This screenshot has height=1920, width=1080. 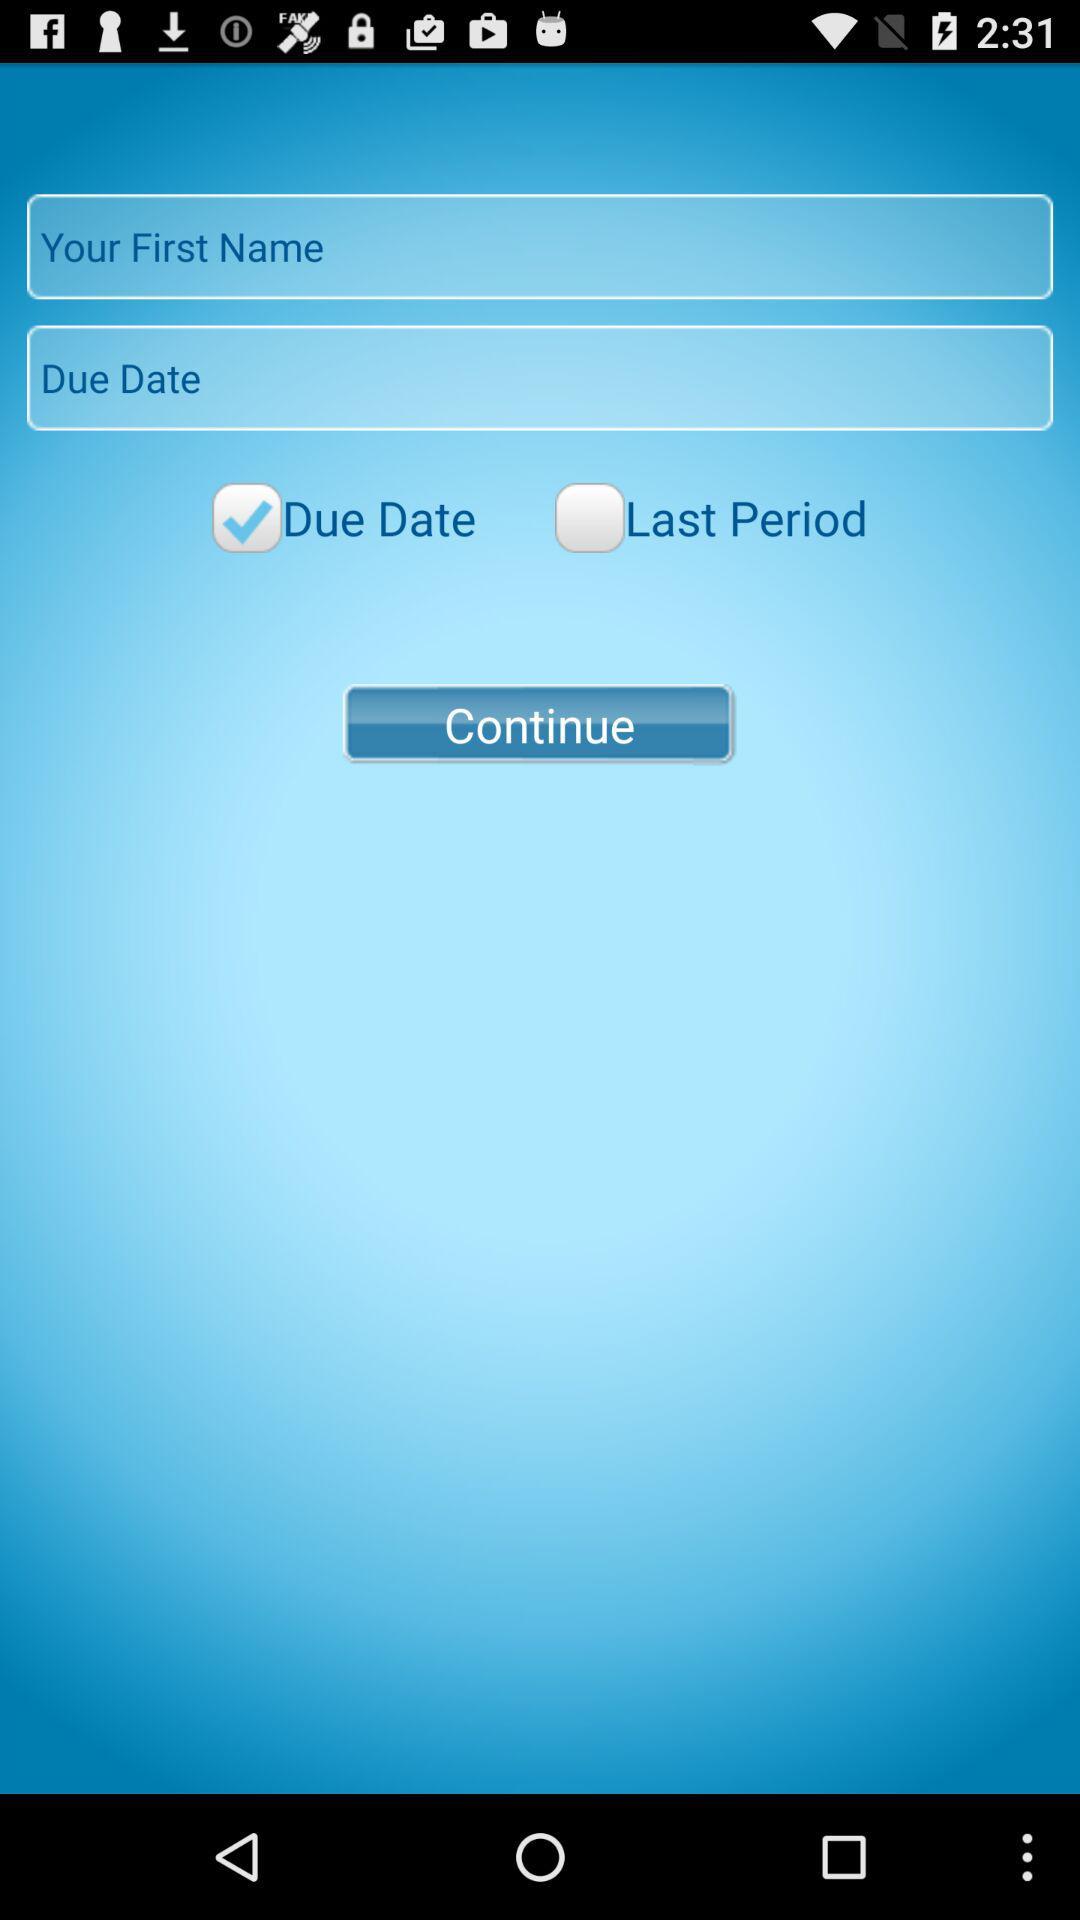 I want to click on icon to the right of due date radio button, so click(x=710, y=517).